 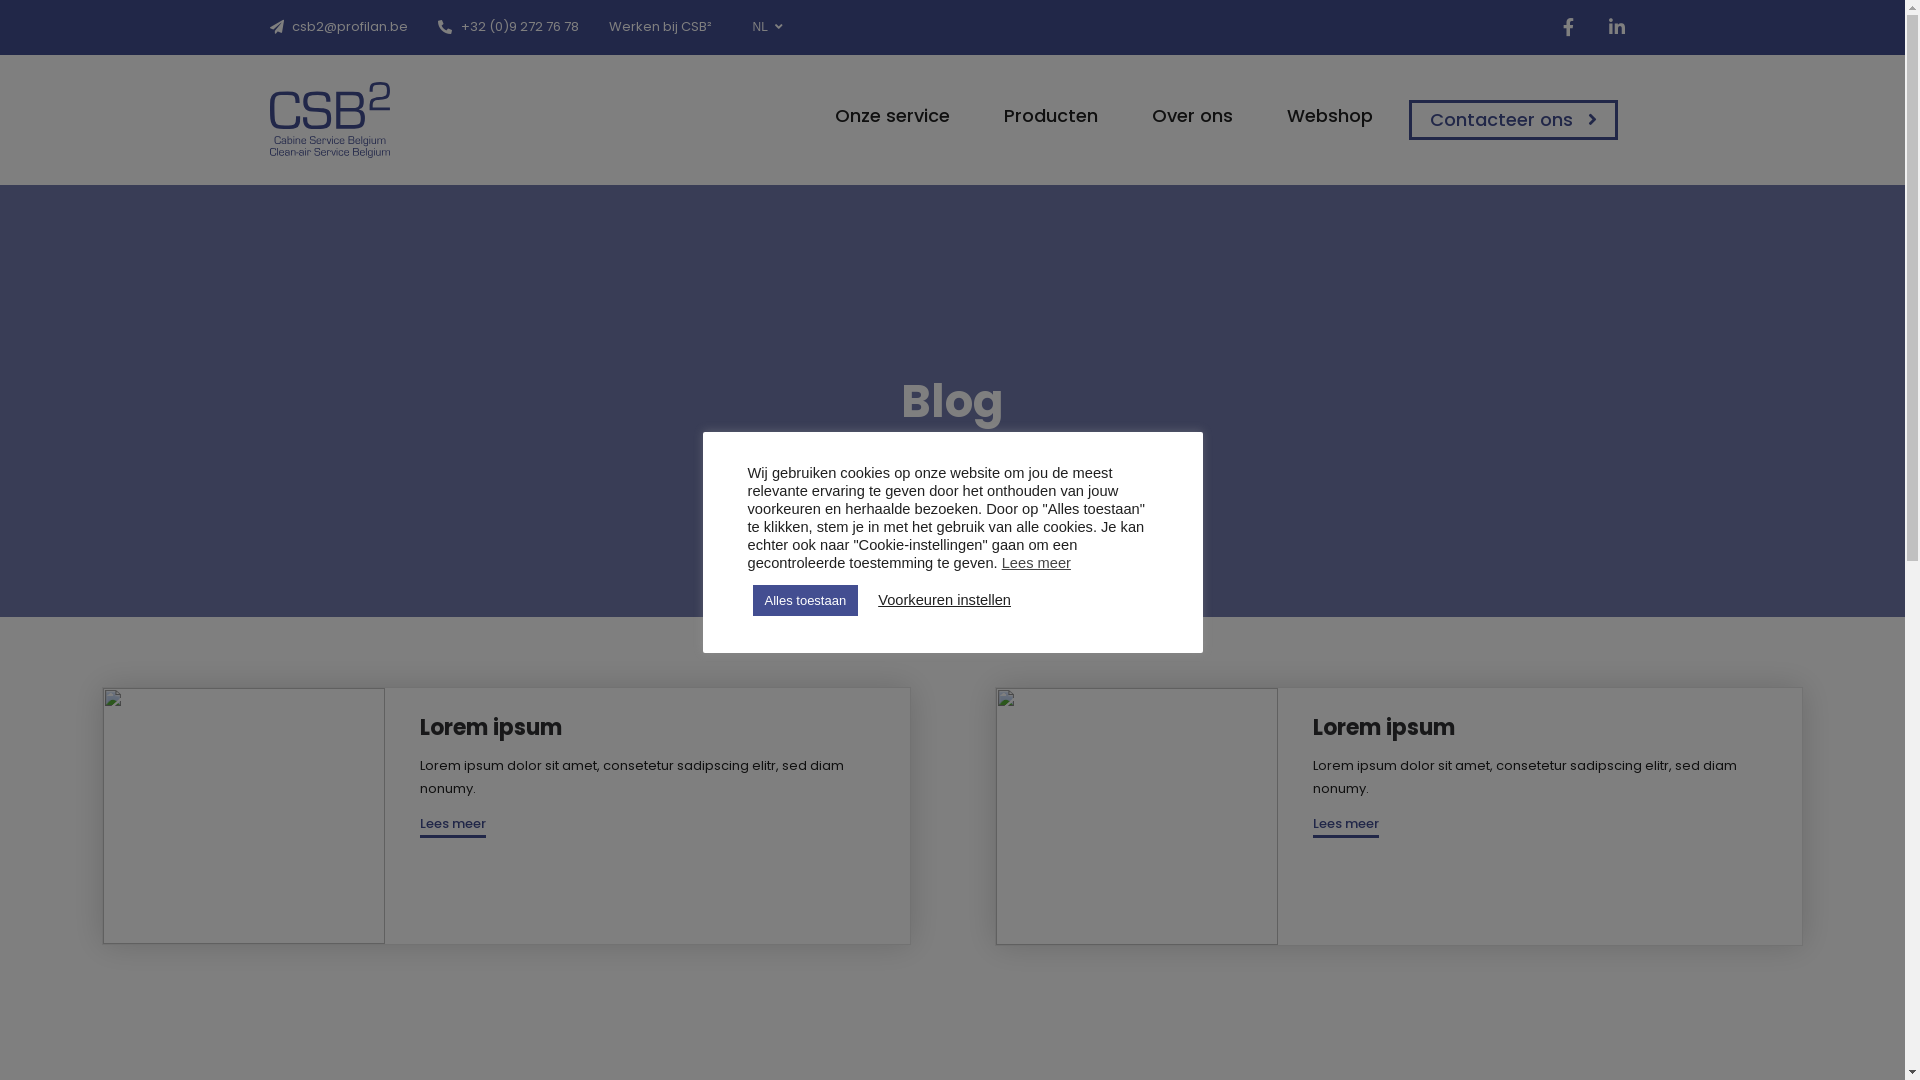 I want to click on 'Contacteer ons', so click(x=1512, y=119).